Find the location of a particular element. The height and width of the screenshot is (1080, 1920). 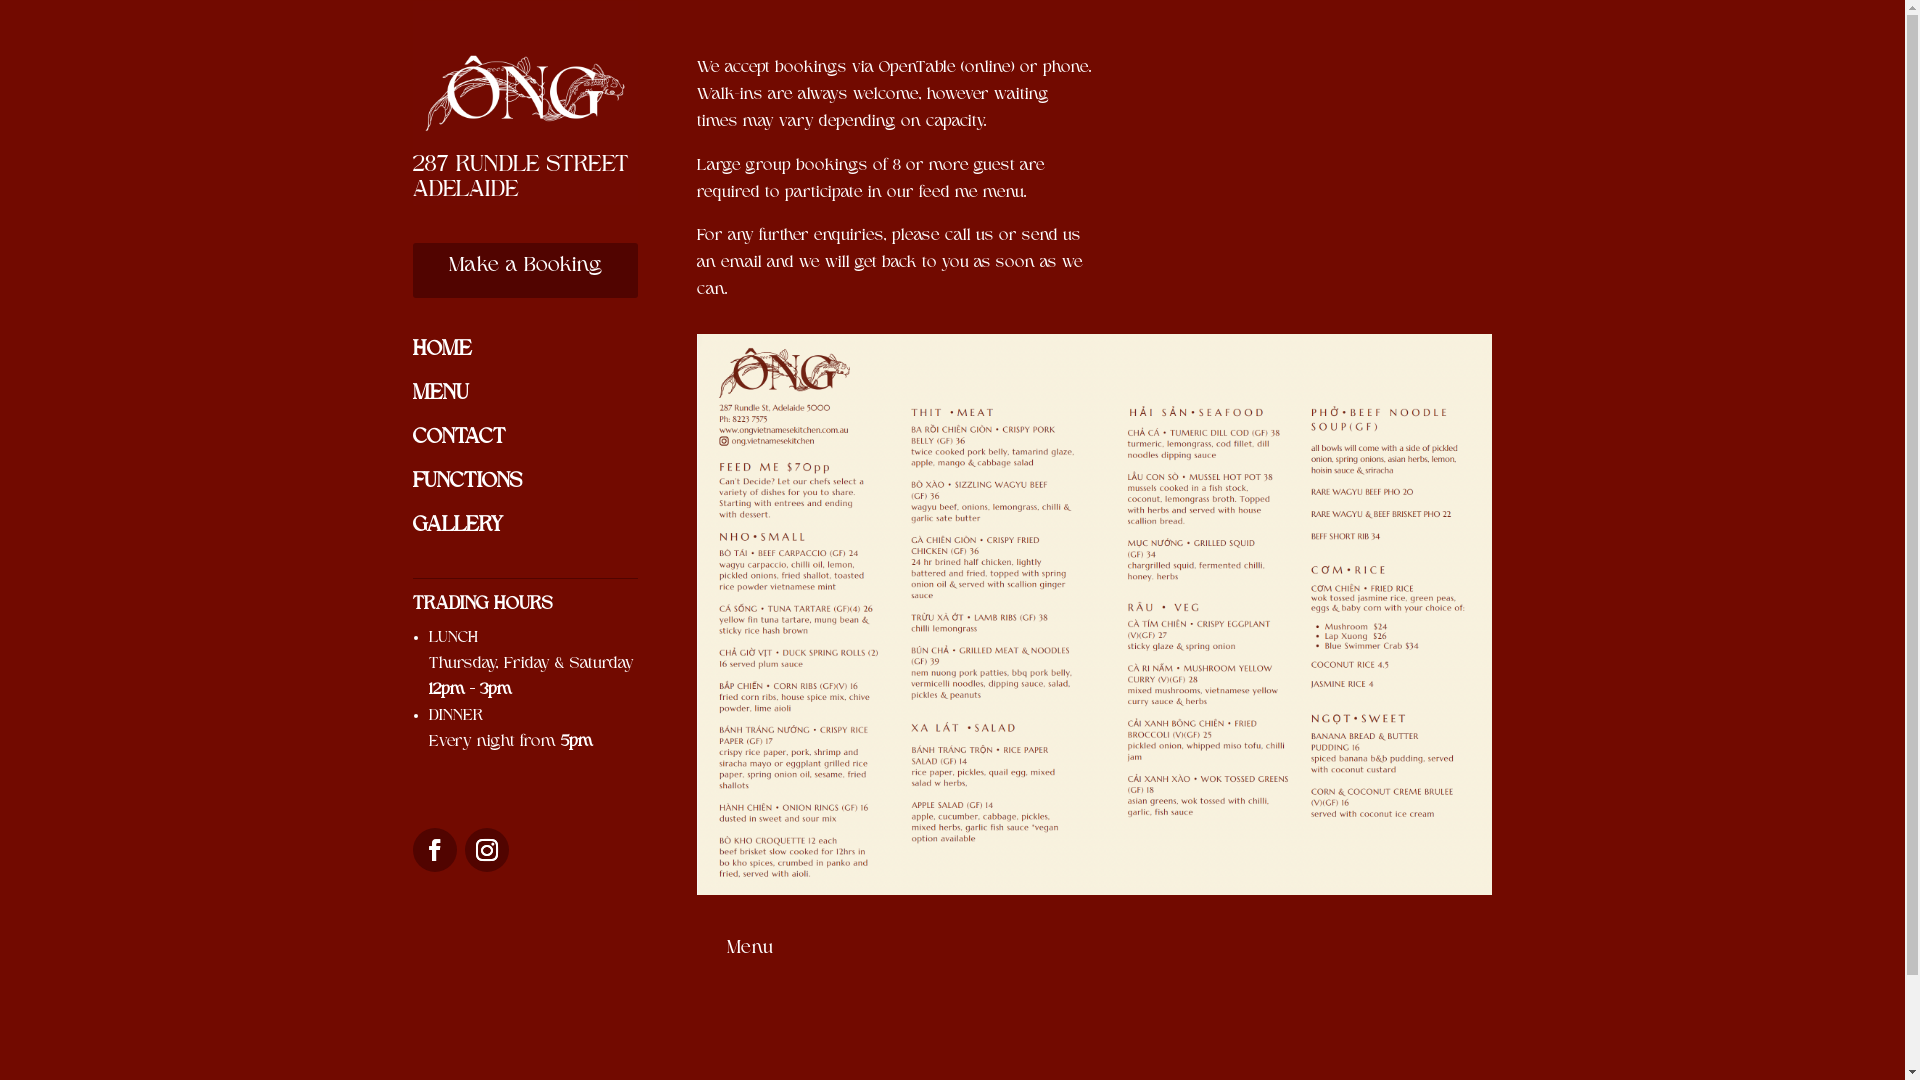

'Follow on Instagram' is located at coordinates (485, 849).